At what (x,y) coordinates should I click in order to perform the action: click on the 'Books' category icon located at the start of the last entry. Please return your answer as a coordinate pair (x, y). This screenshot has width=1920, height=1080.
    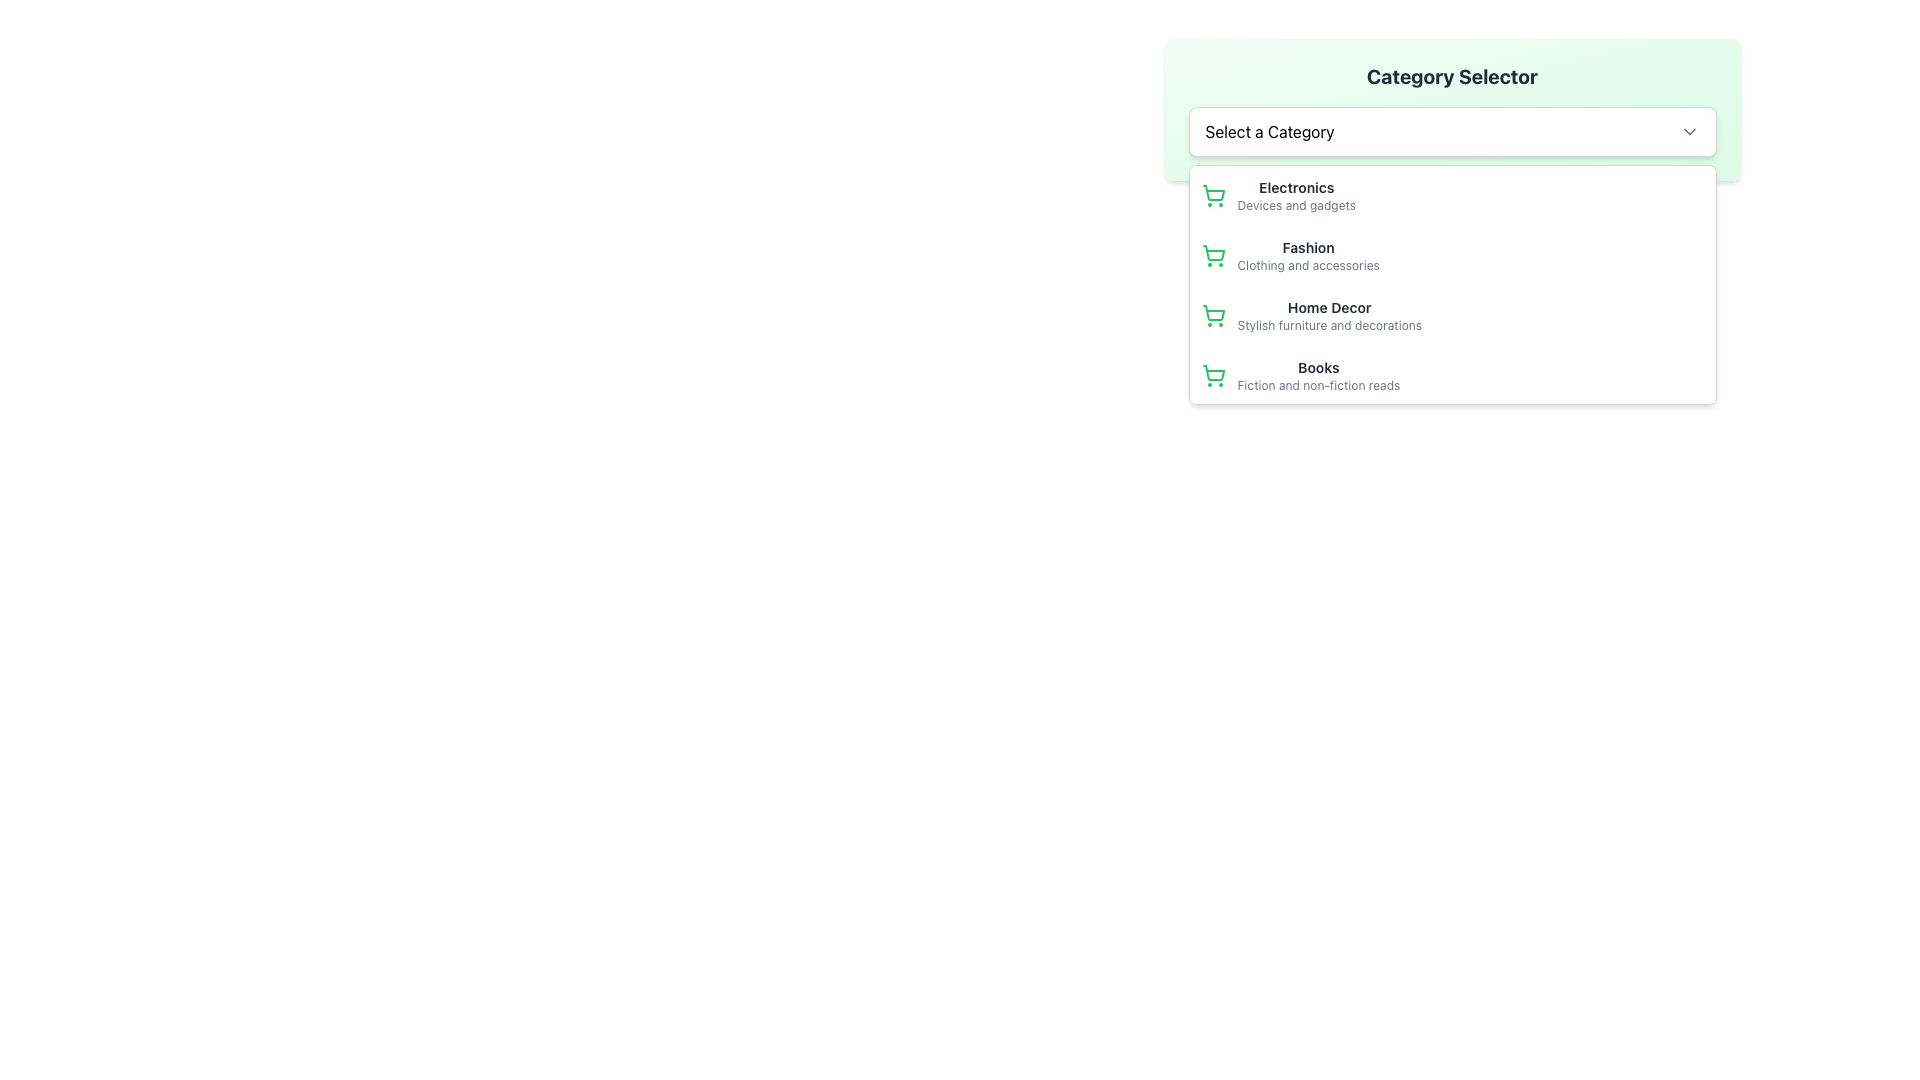
    Looking at the image, I should click on (1212, 375).